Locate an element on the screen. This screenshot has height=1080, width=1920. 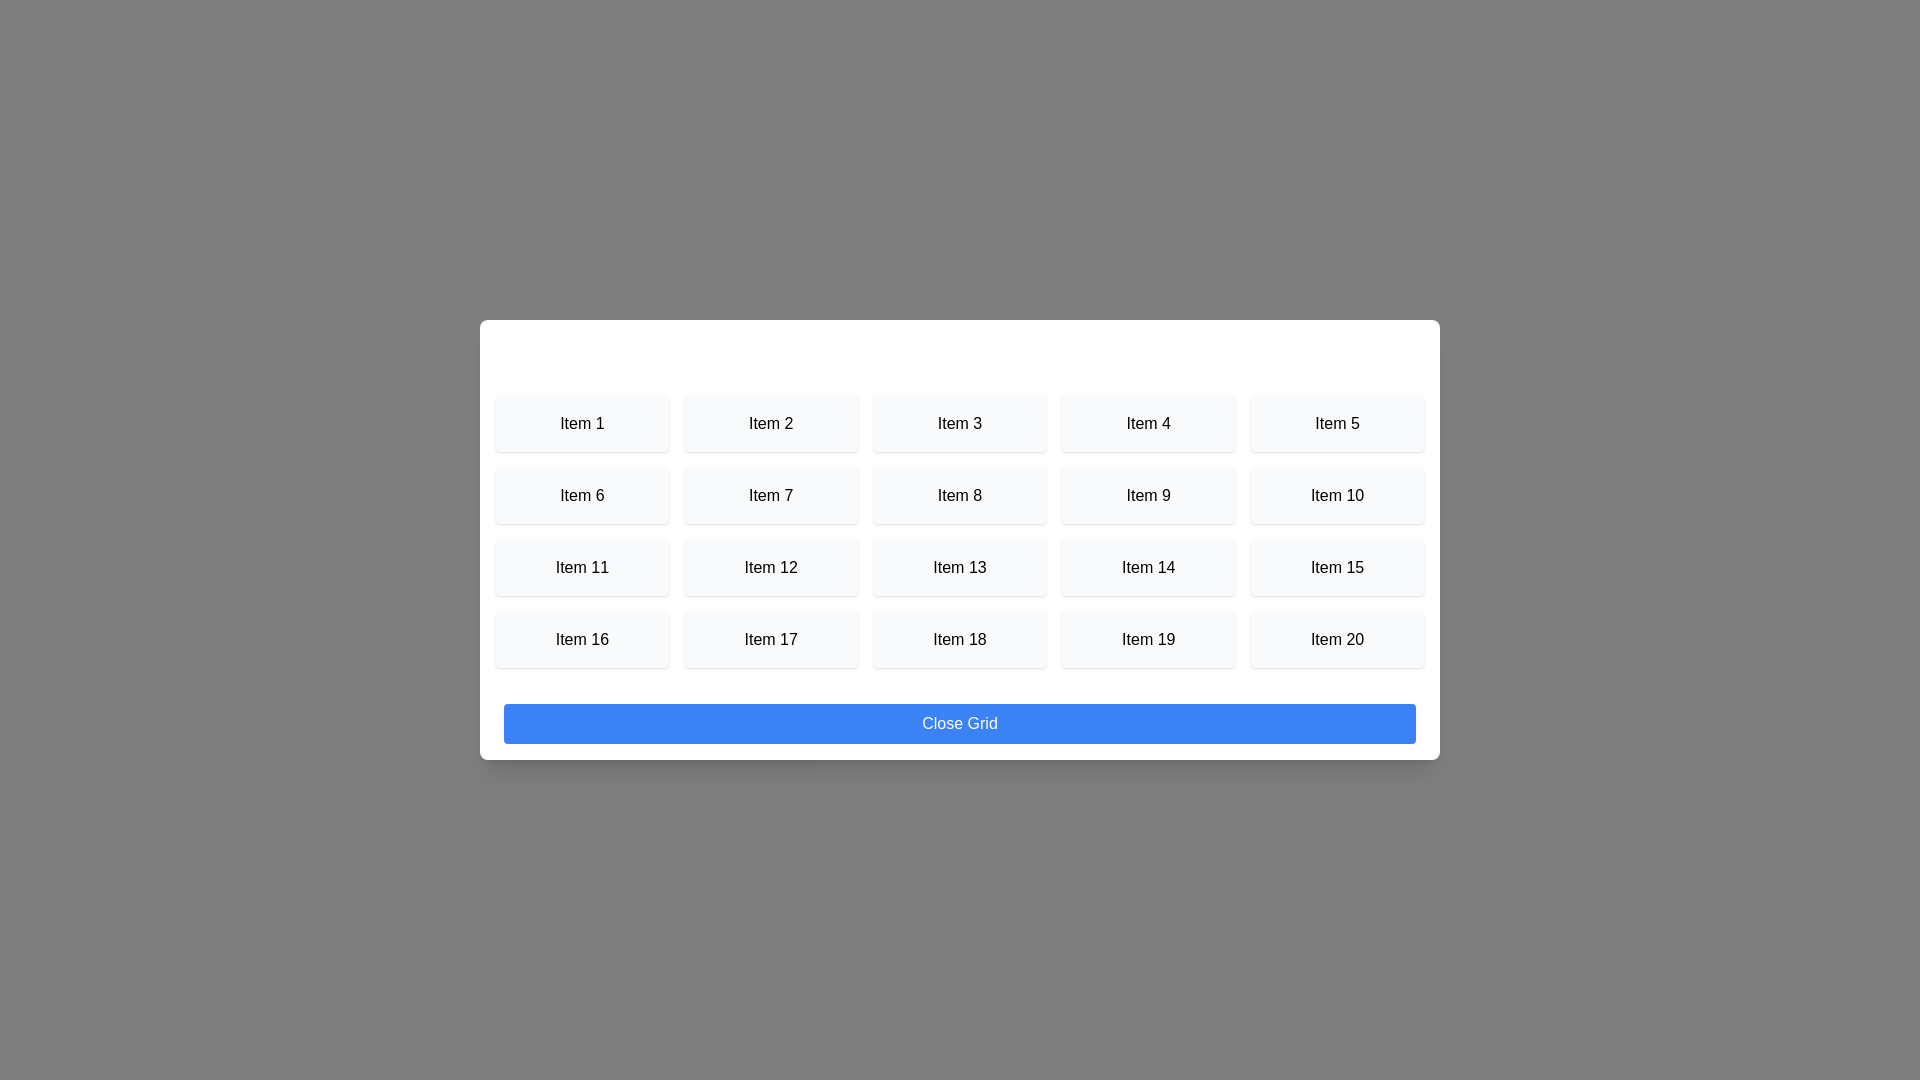
'Close Grid' button to close the dialog is located at coordinates (960, 724).